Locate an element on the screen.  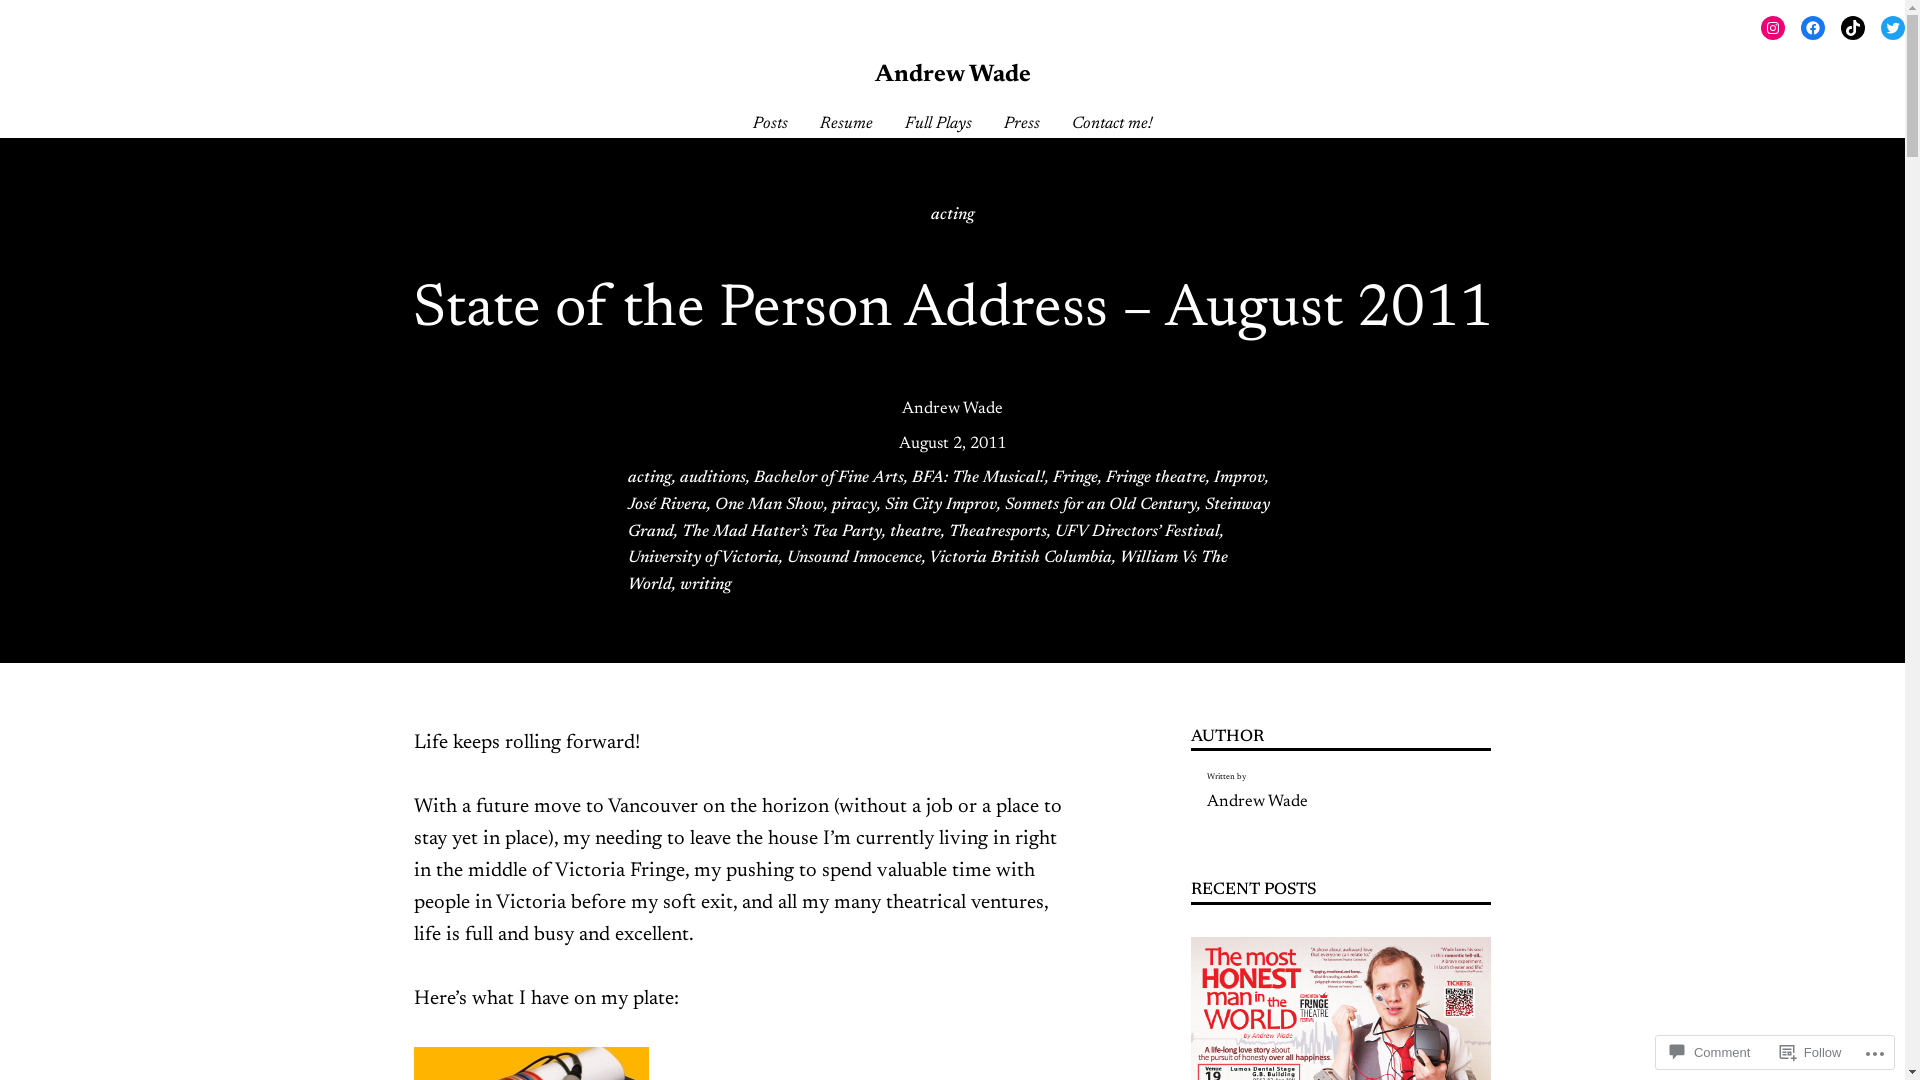
'Comment' is located at coordinates (1661, 1051).